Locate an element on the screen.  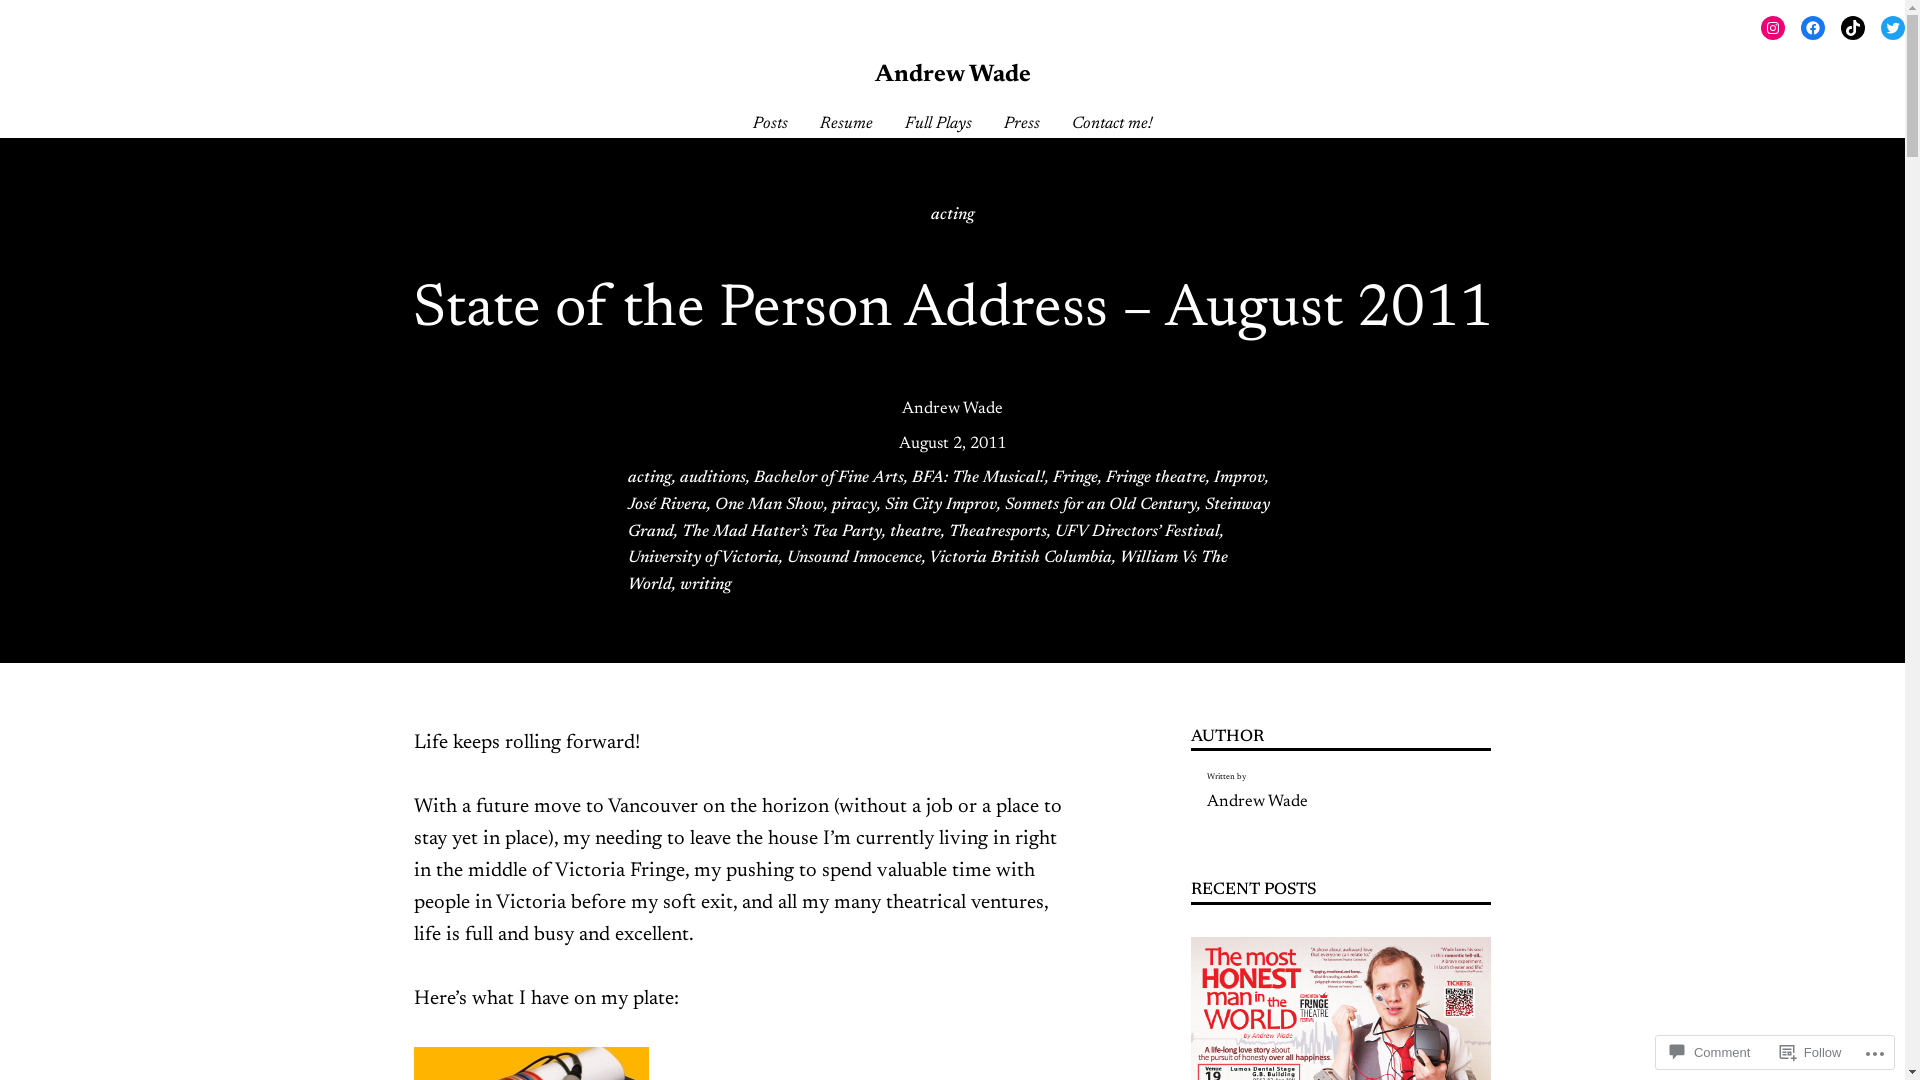
'Comment' is located at coordinates (1661, 1051).